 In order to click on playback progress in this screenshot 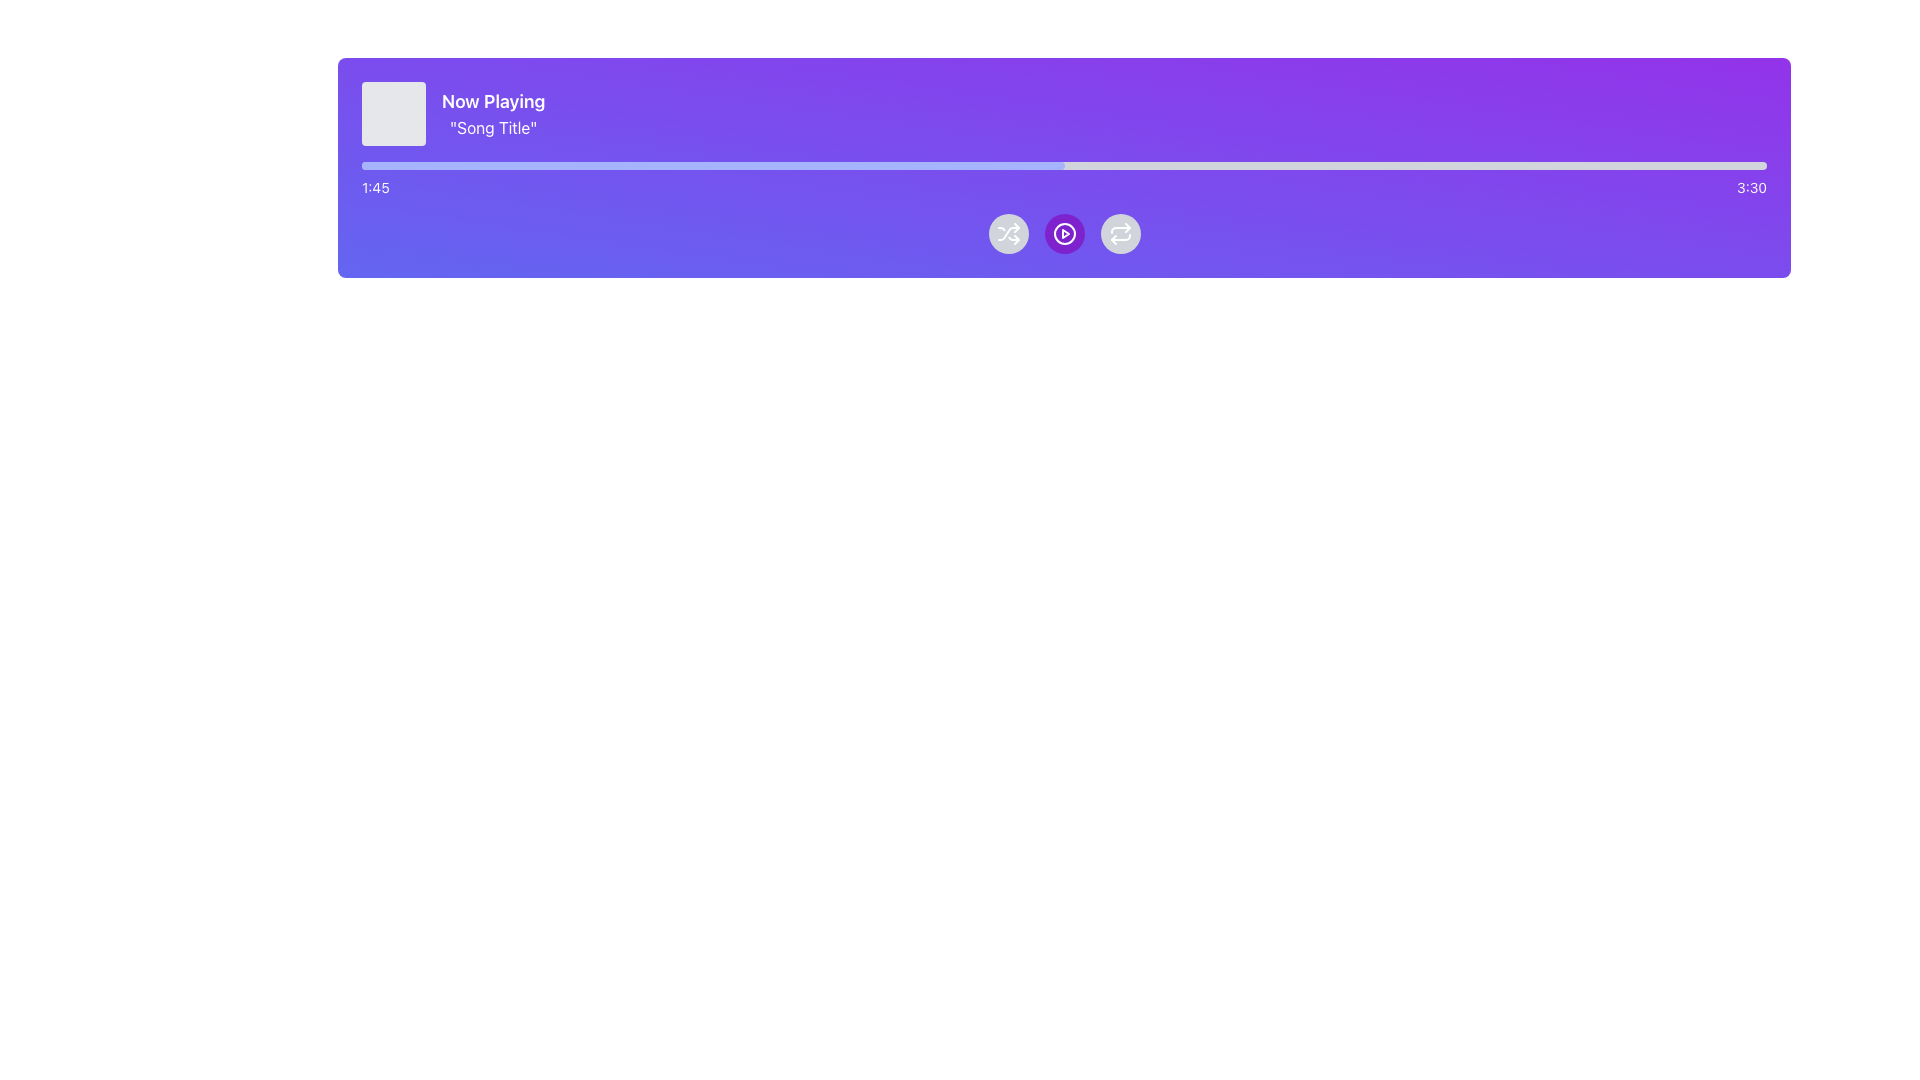, I will do `click(775, 164)`.